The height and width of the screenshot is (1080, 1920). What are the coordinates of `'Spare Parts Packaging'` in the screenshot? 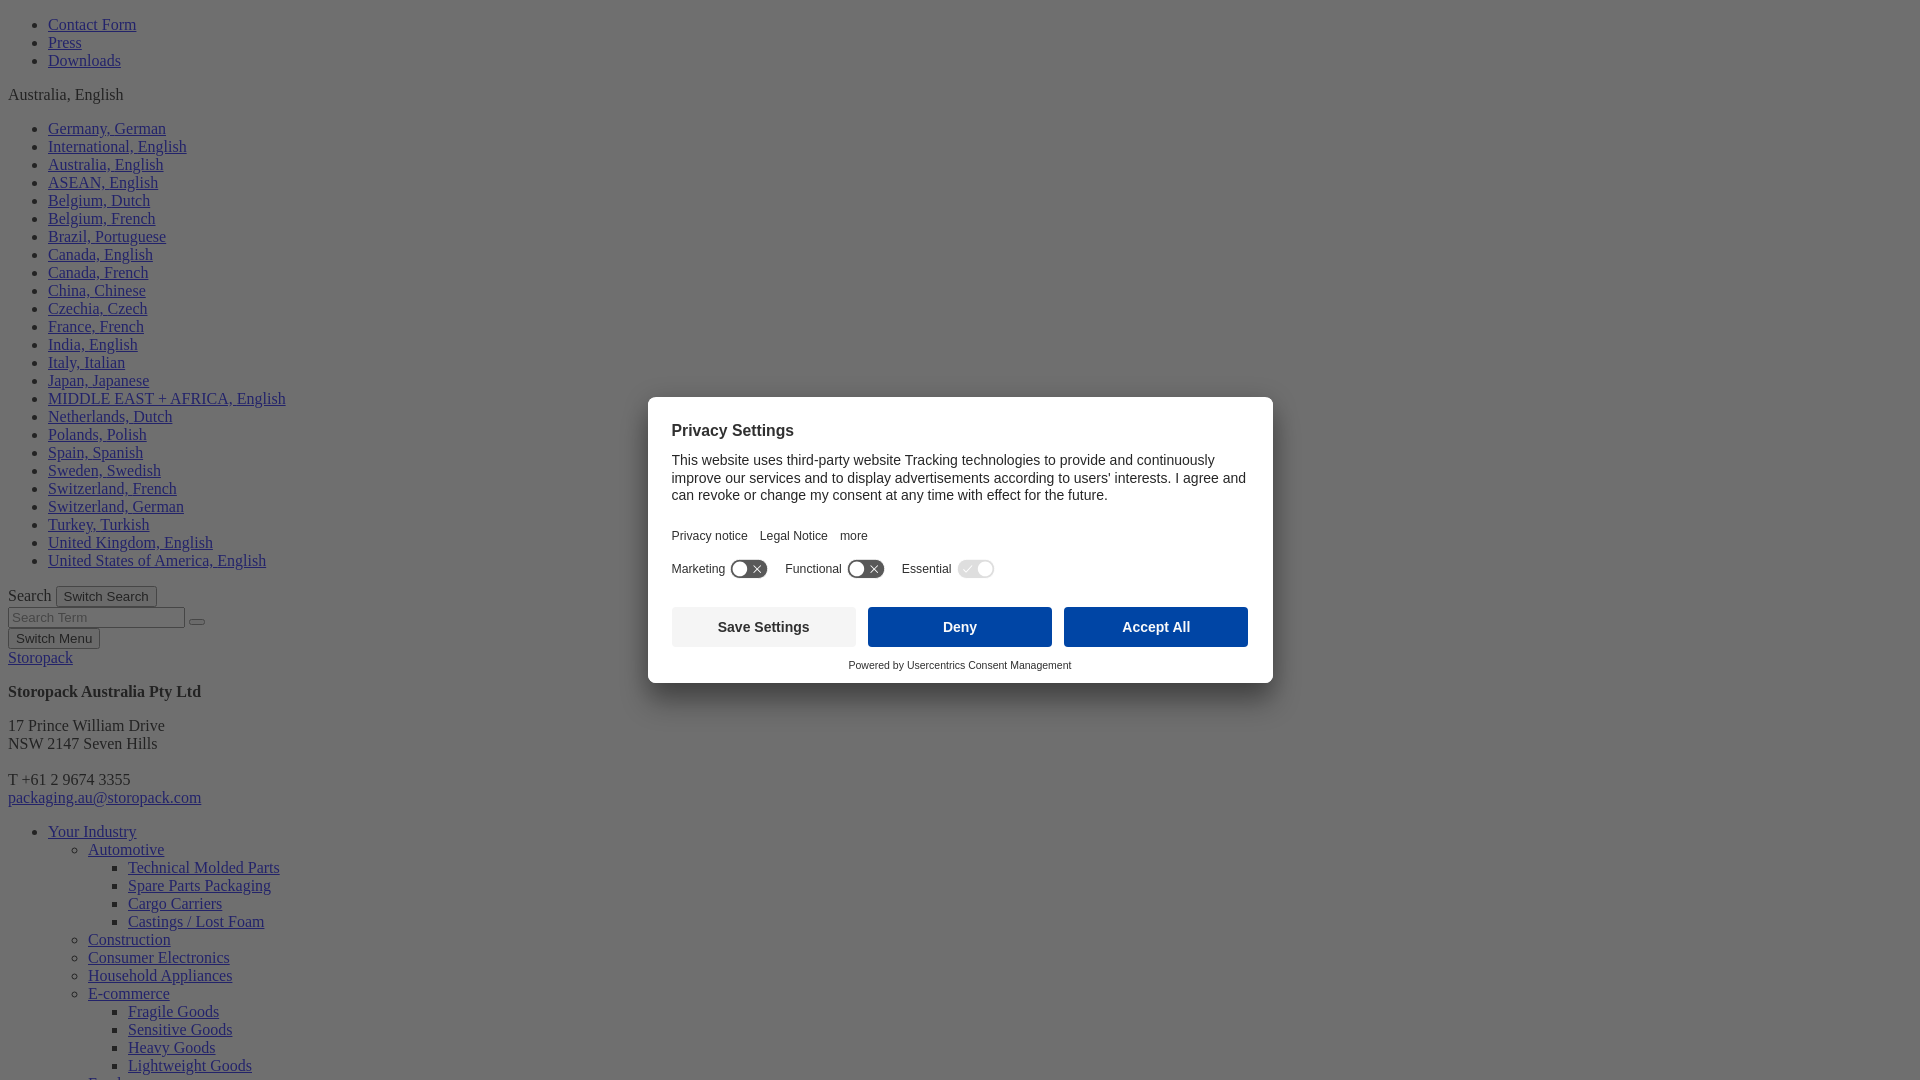 It's located at (199, 884).